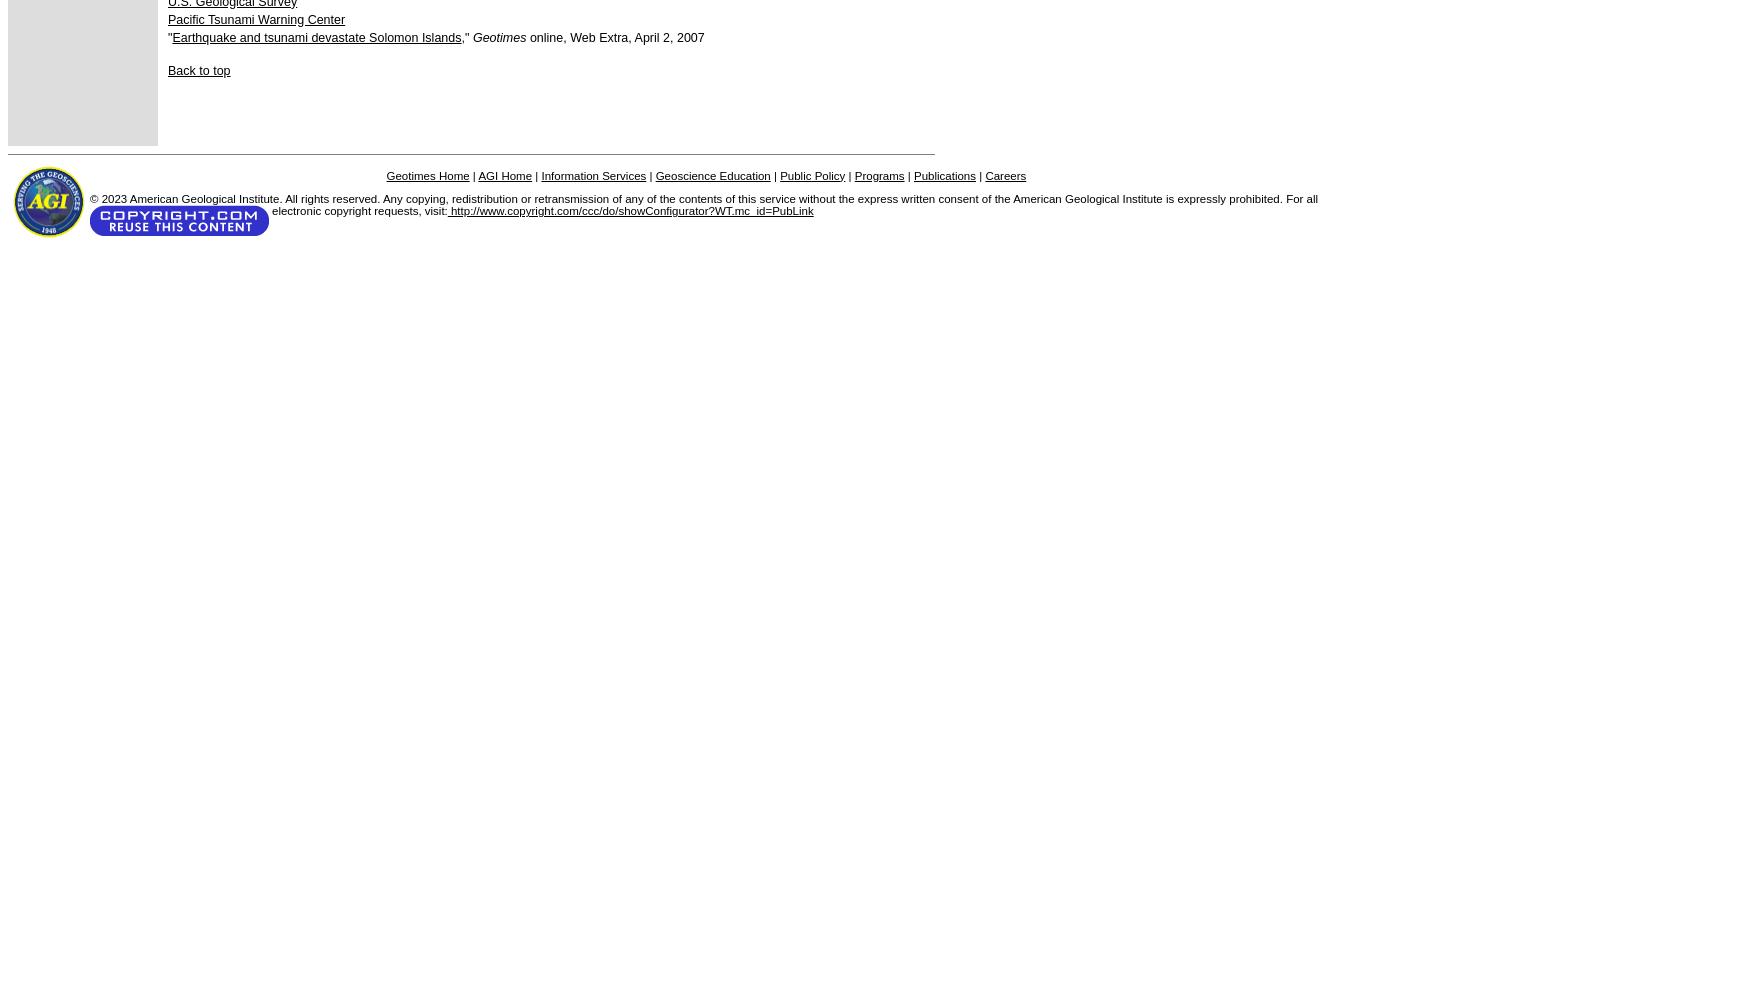 Image resolution: width=1750 pixels, height=1000 pixels. Describe the element at coordinates (629, 210) in the screenshot. I see `'http://www.copyright.com/ccc/do/showConfigurator?WT.mc_id=PubLink'` at that location.